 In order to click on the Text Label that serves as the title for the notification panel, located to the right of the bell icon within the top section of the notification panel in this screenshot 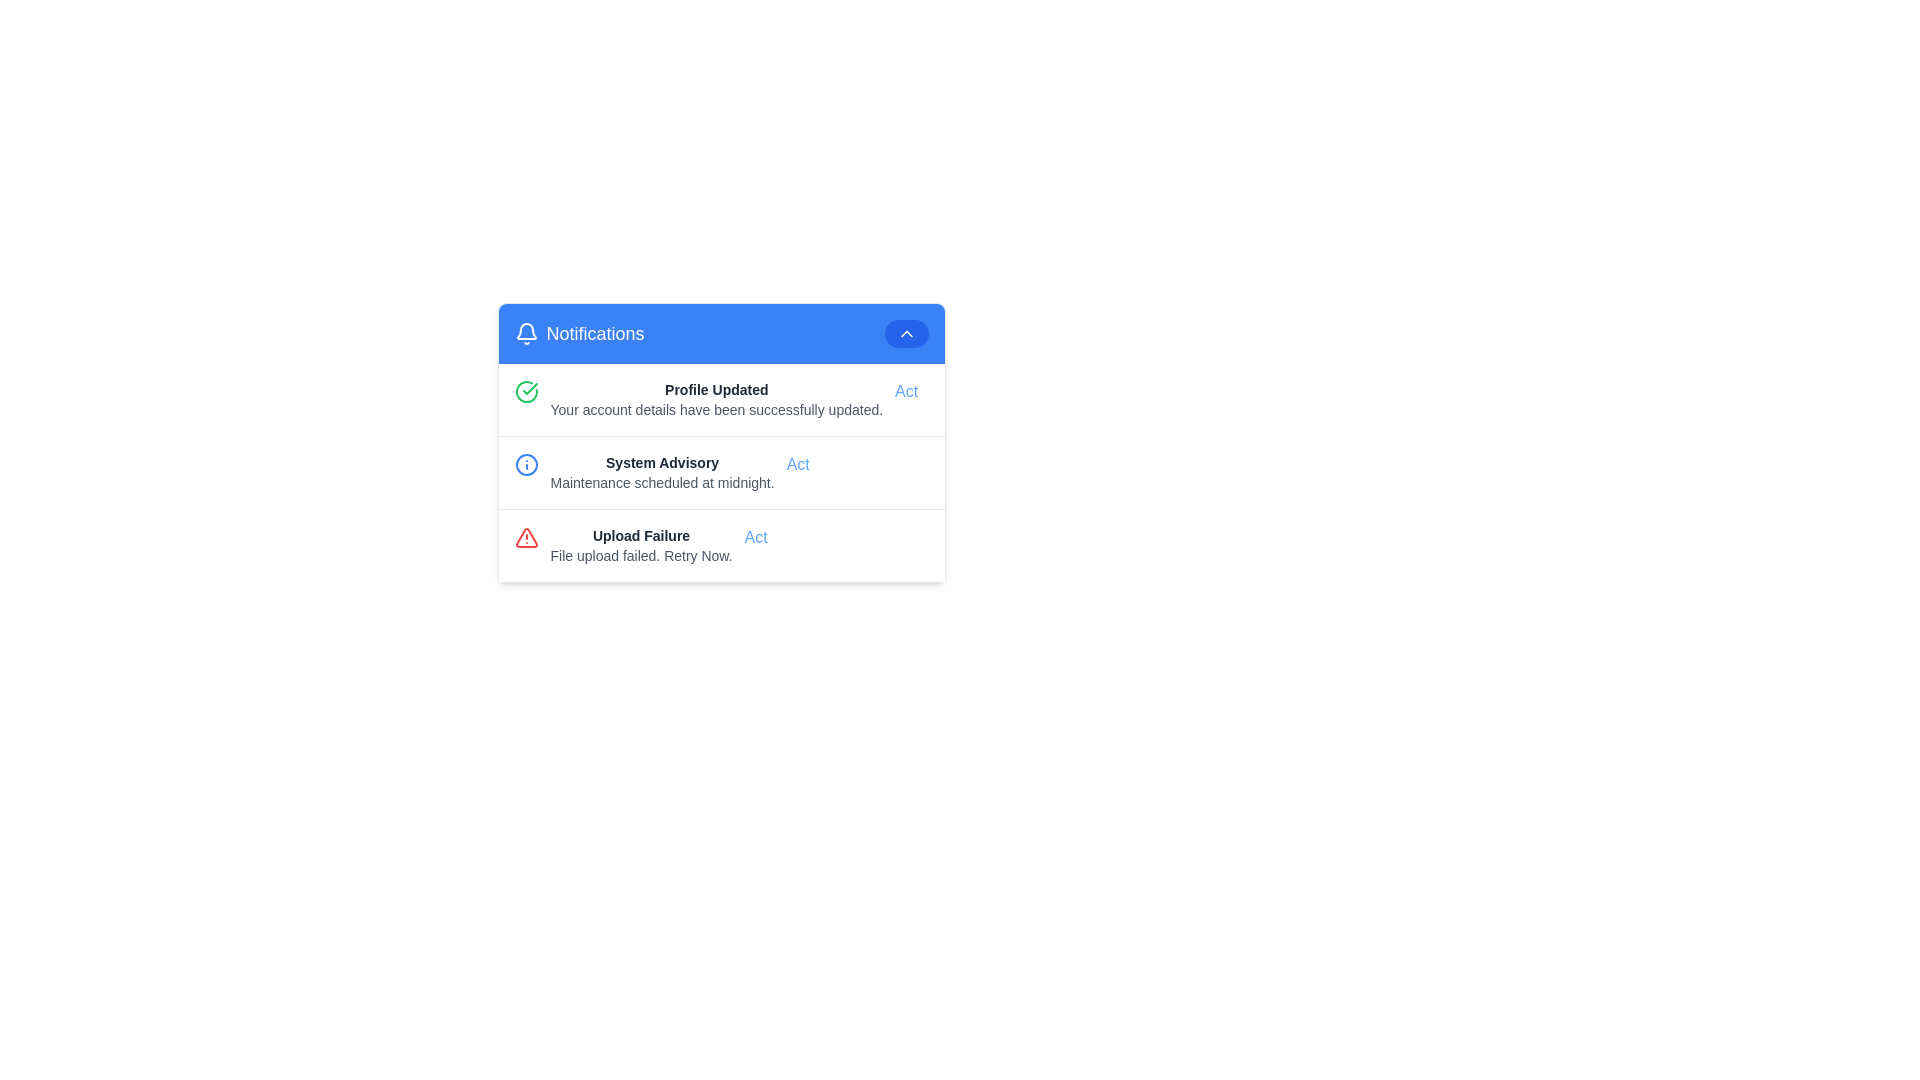, I will do `click(594, 333)`.